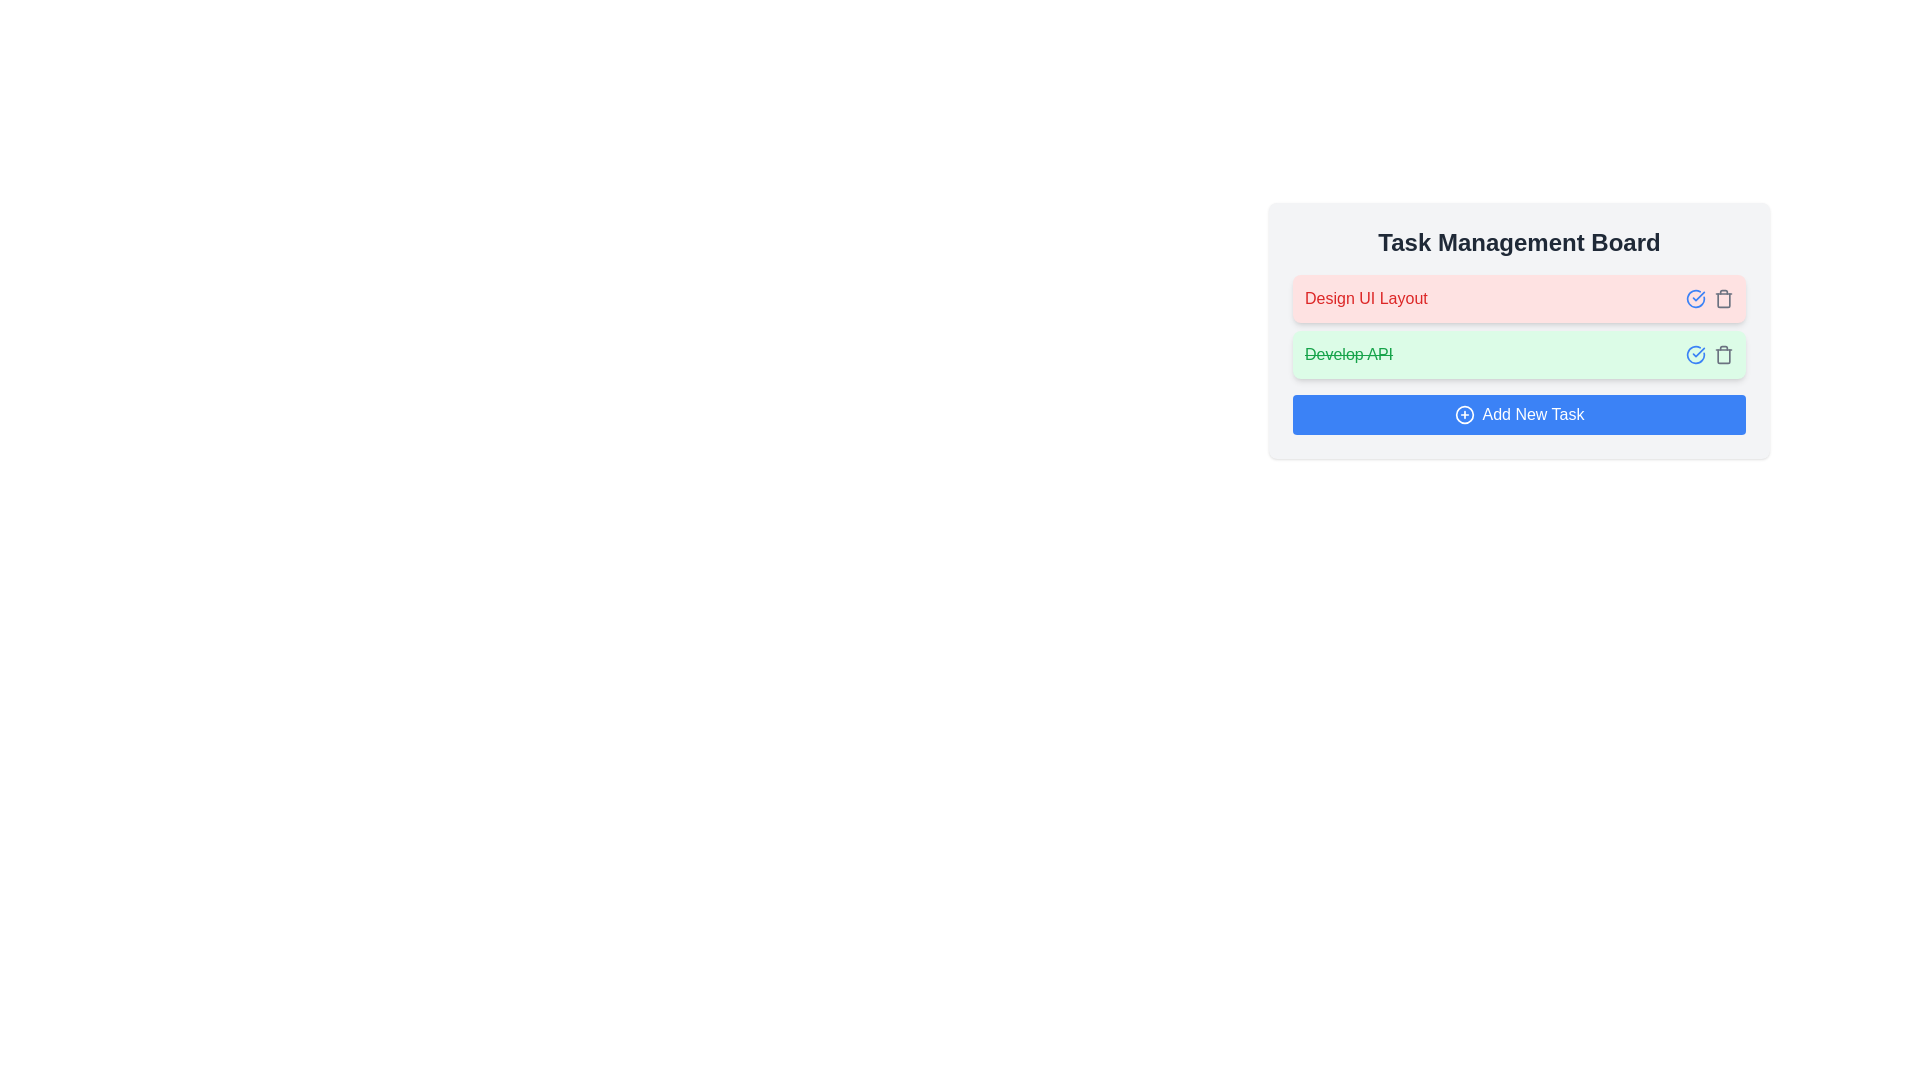 This screenshot has width=1920, height=1080. I want to click on the 'Add New Task' icon located on the left side inside the 'Add New Task' button at the bottom of the task board interface, so click(1464, 414).